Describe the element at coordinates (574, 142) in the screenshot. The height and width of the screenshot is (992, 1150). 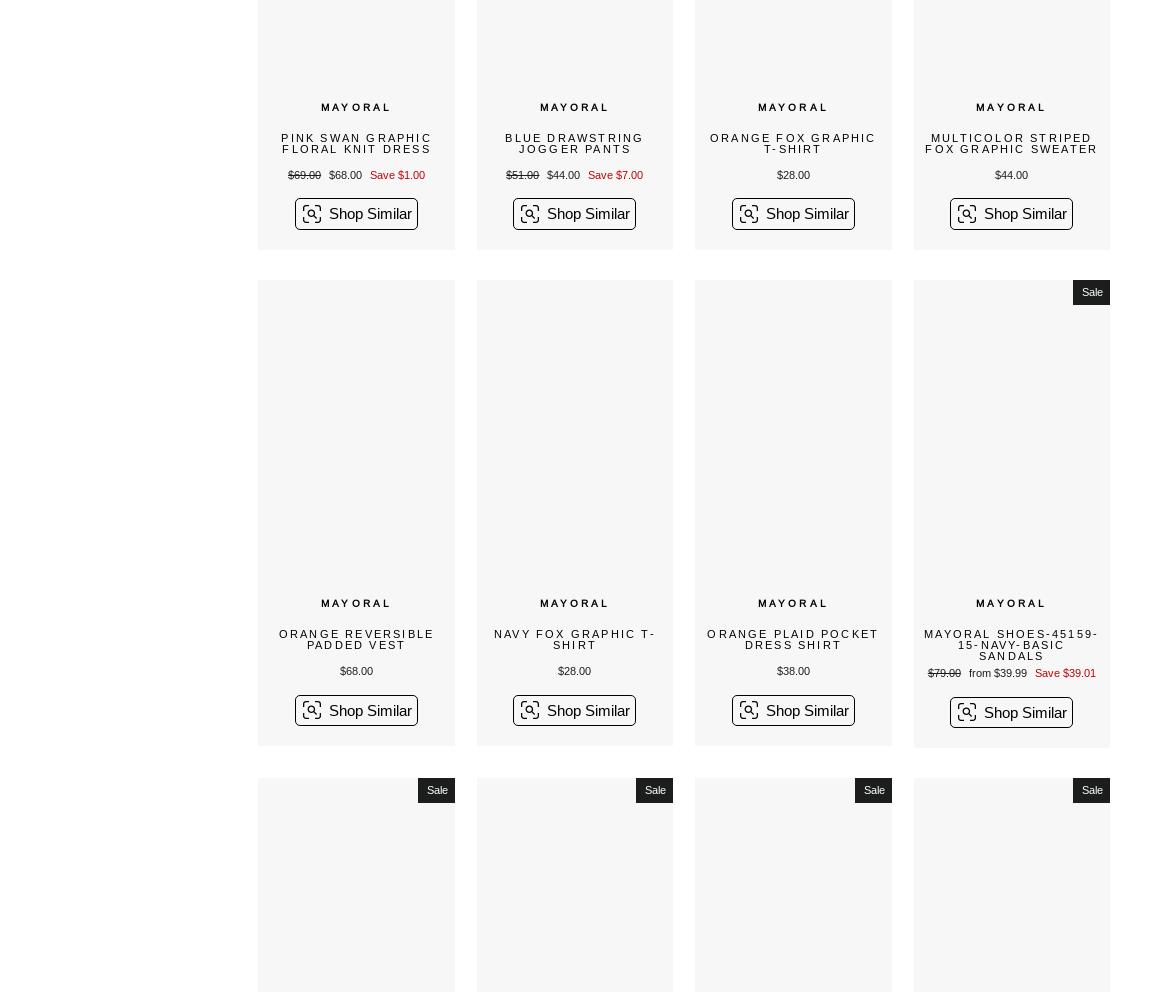
I see `'Blue Drawstring Jogger Pants'` at that location.